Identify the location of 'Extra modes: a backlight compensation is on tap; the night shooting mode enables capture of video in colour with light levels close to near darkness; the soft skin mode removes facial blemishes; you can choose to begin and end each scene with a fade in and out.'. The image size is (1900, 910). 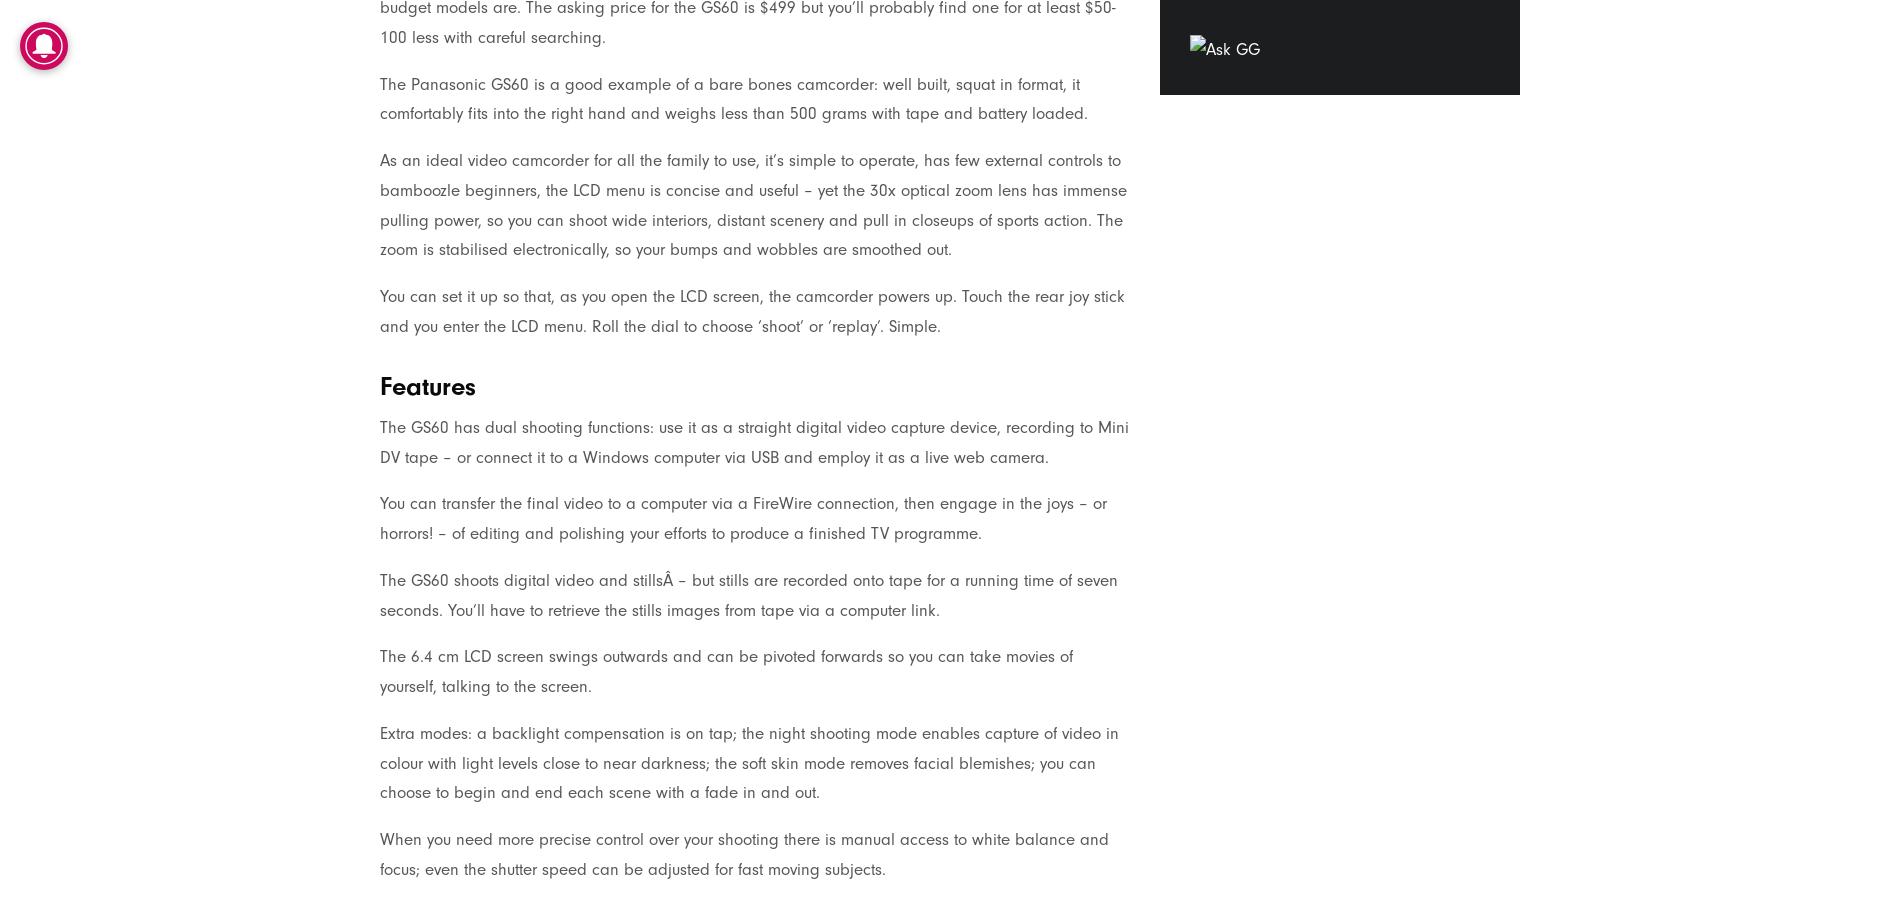
(748, 762).